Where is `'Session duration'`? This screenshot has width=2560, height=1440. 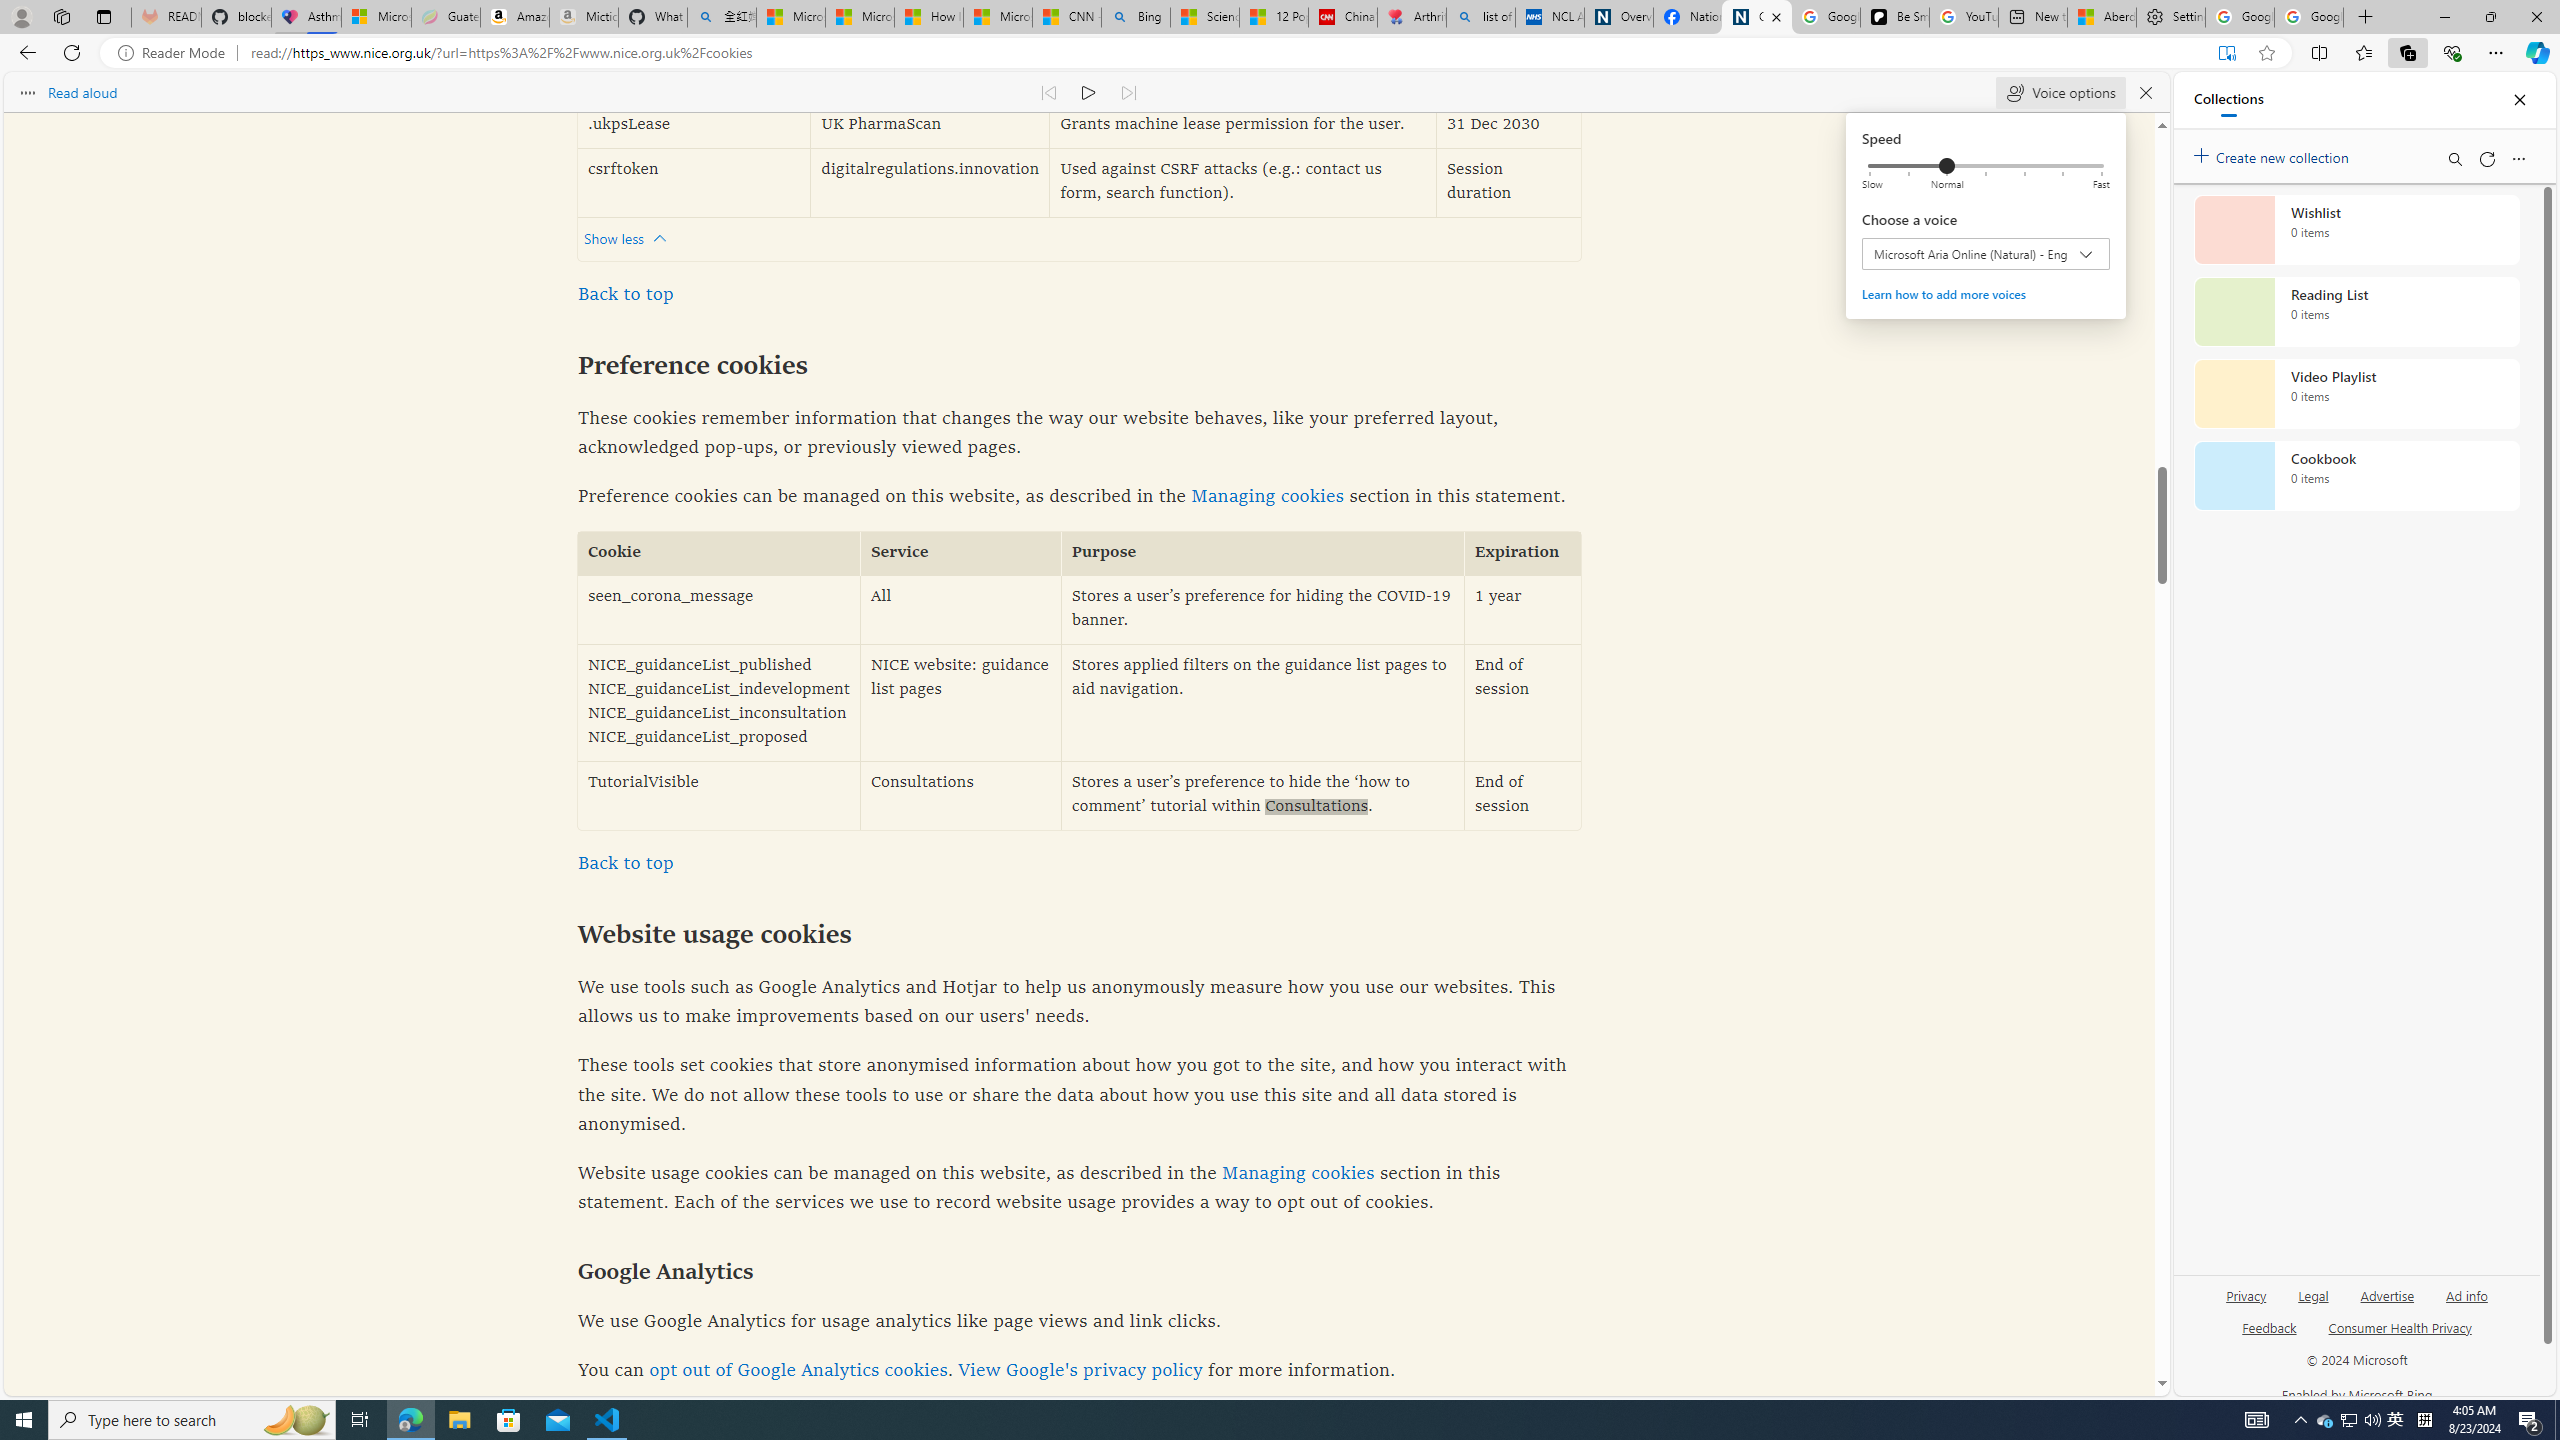
'Session duration' is located at coordinates (1508, 181).